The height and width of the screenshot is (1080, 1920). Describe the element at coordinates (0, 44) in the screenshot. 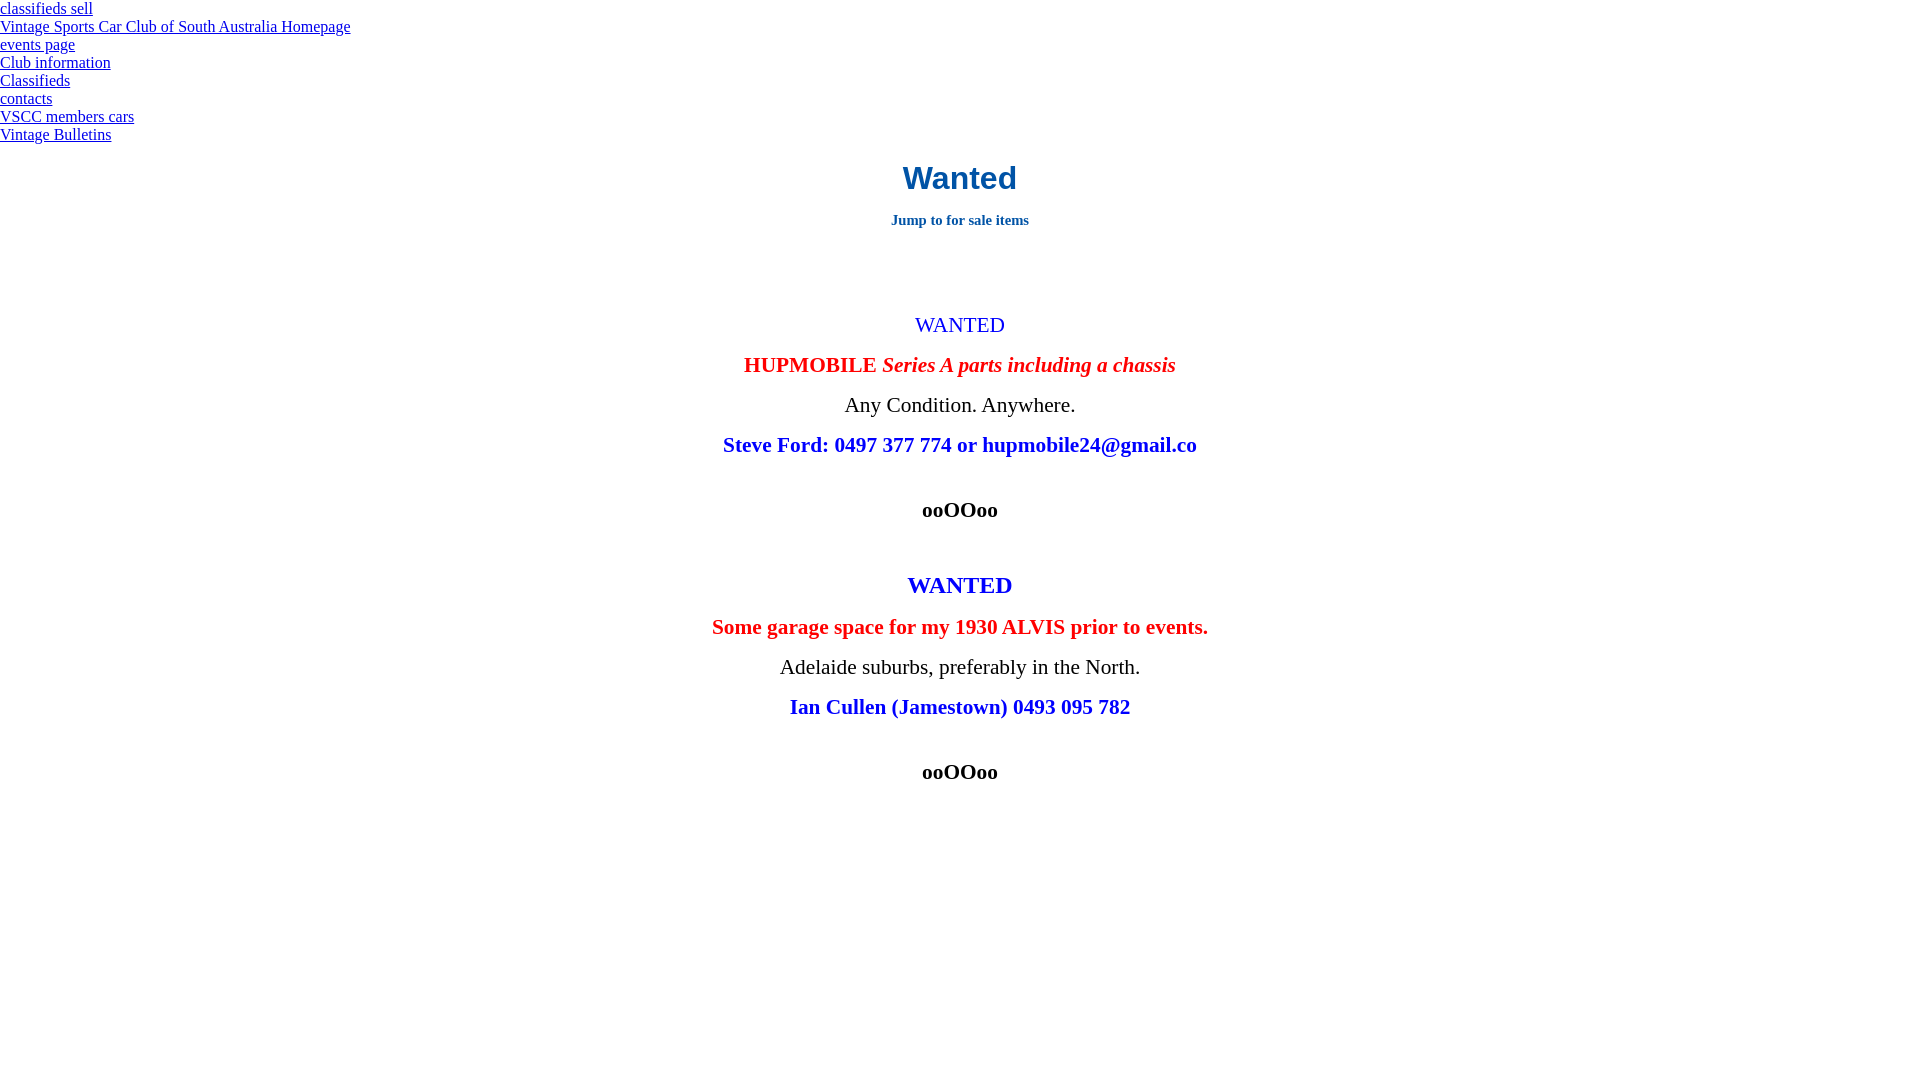

I see `'events page'` at that location.